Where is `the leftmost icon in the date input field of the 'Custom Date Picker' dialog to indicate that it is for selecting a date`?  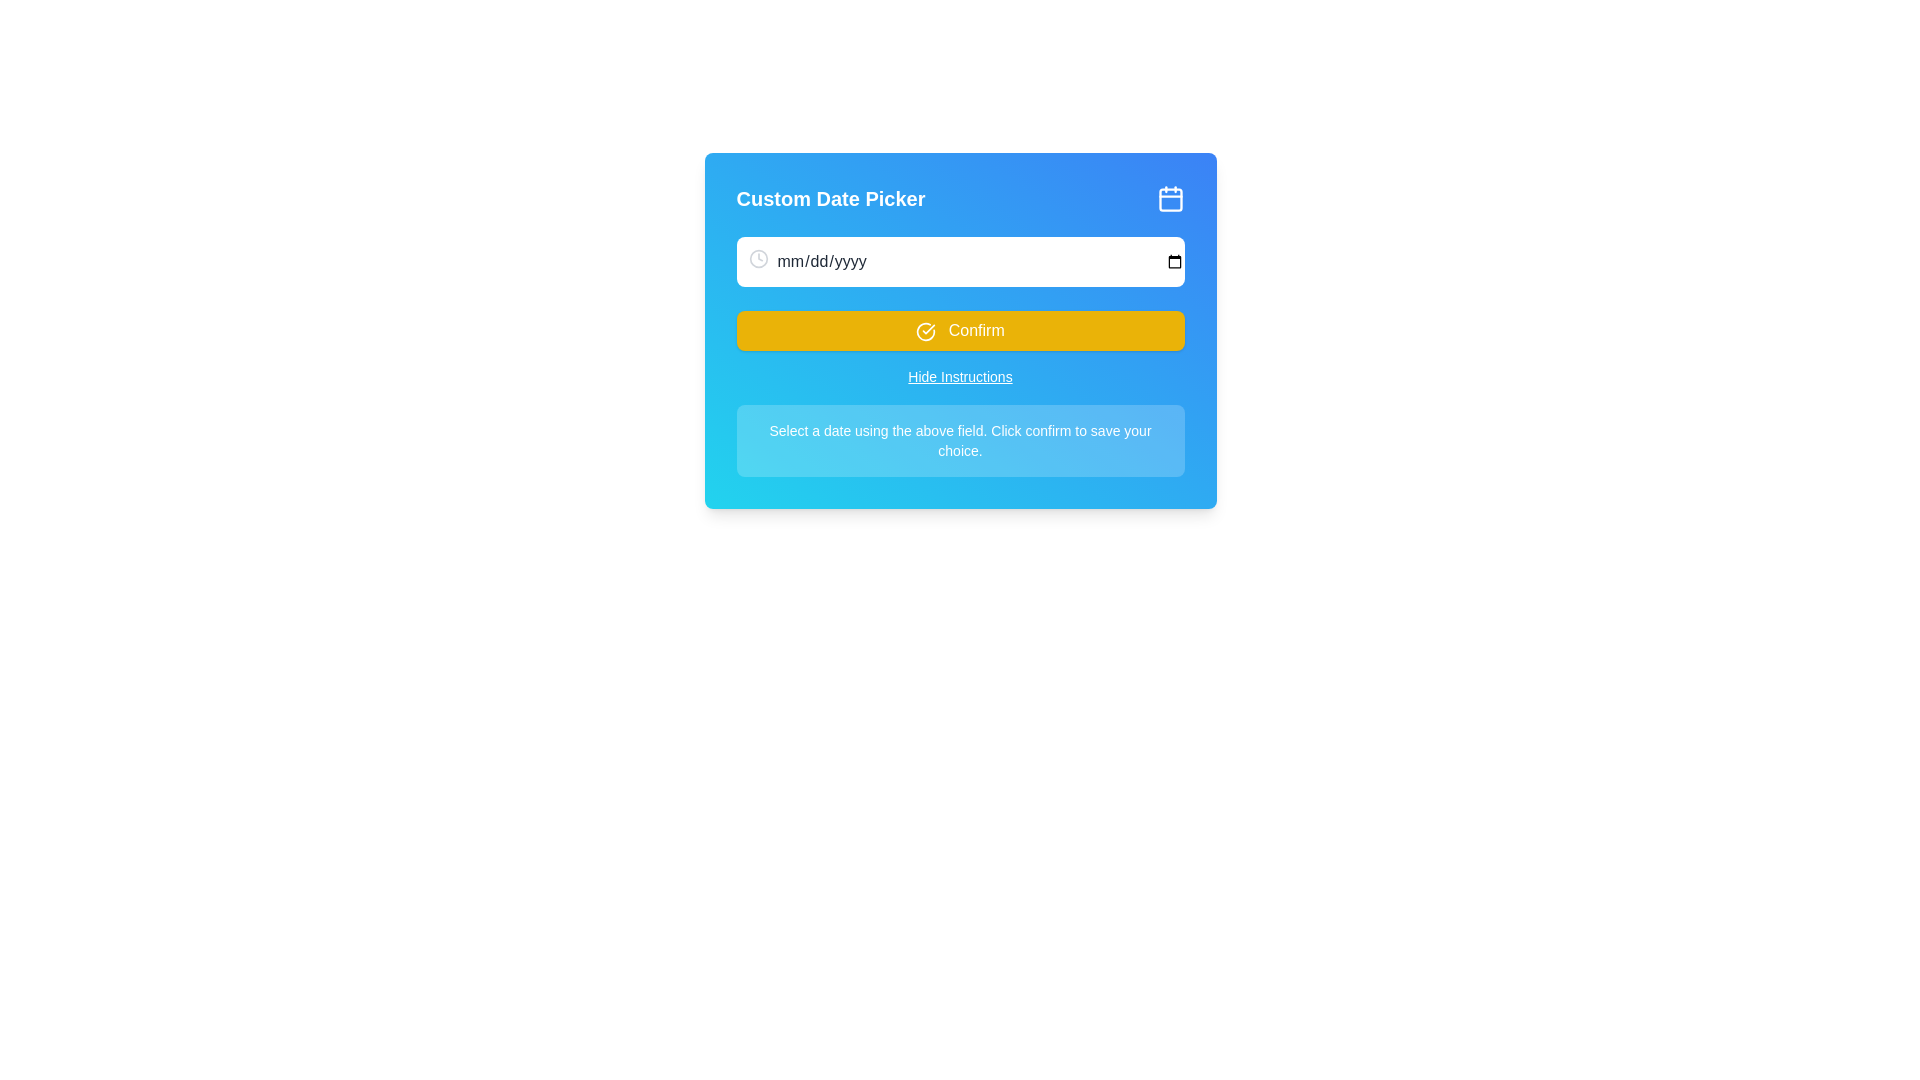
the leftmost icon in the date input field of the 'Custom Date Picker' dialog to indicate that it is for selecting a date is located at coordinates (757, 257).